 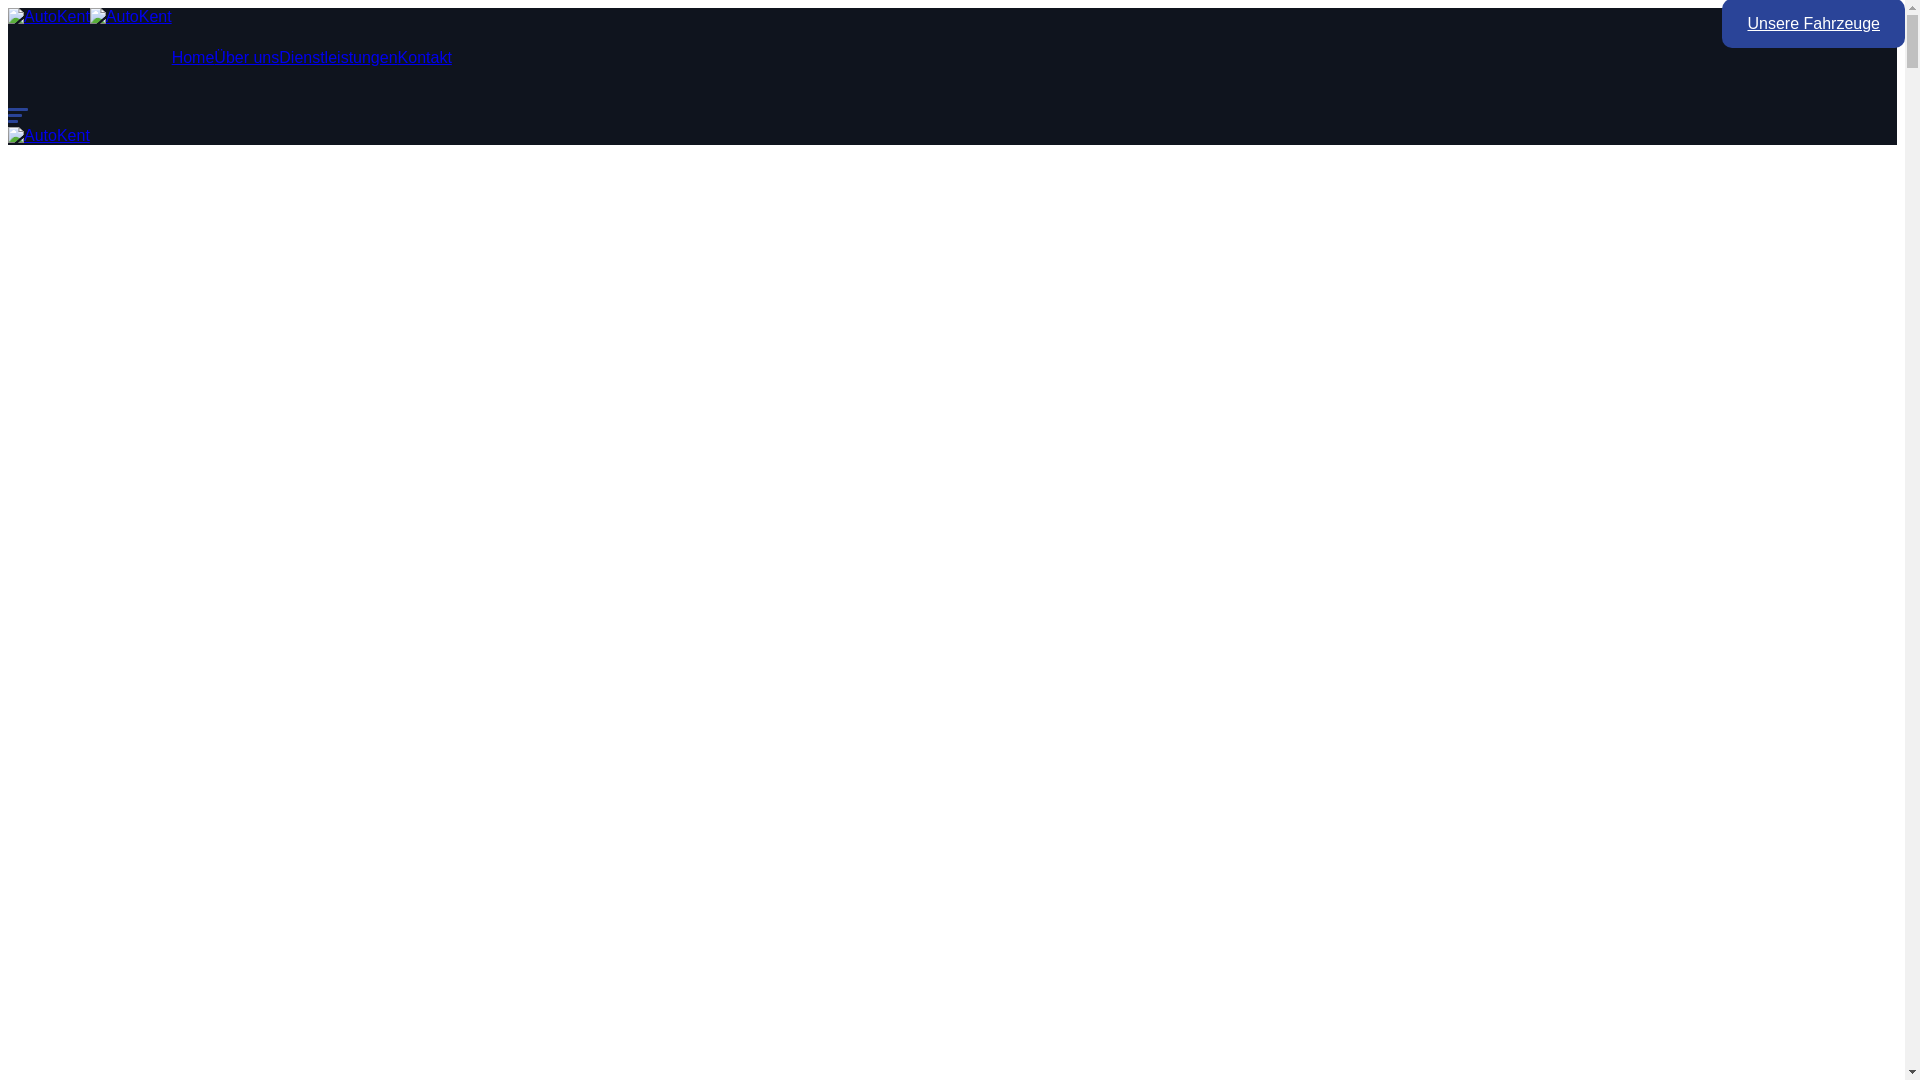 What do you see at coordinates (129, 16) in the screenshot?
I see `'AutoKent'` at bounding box center [129, 16].